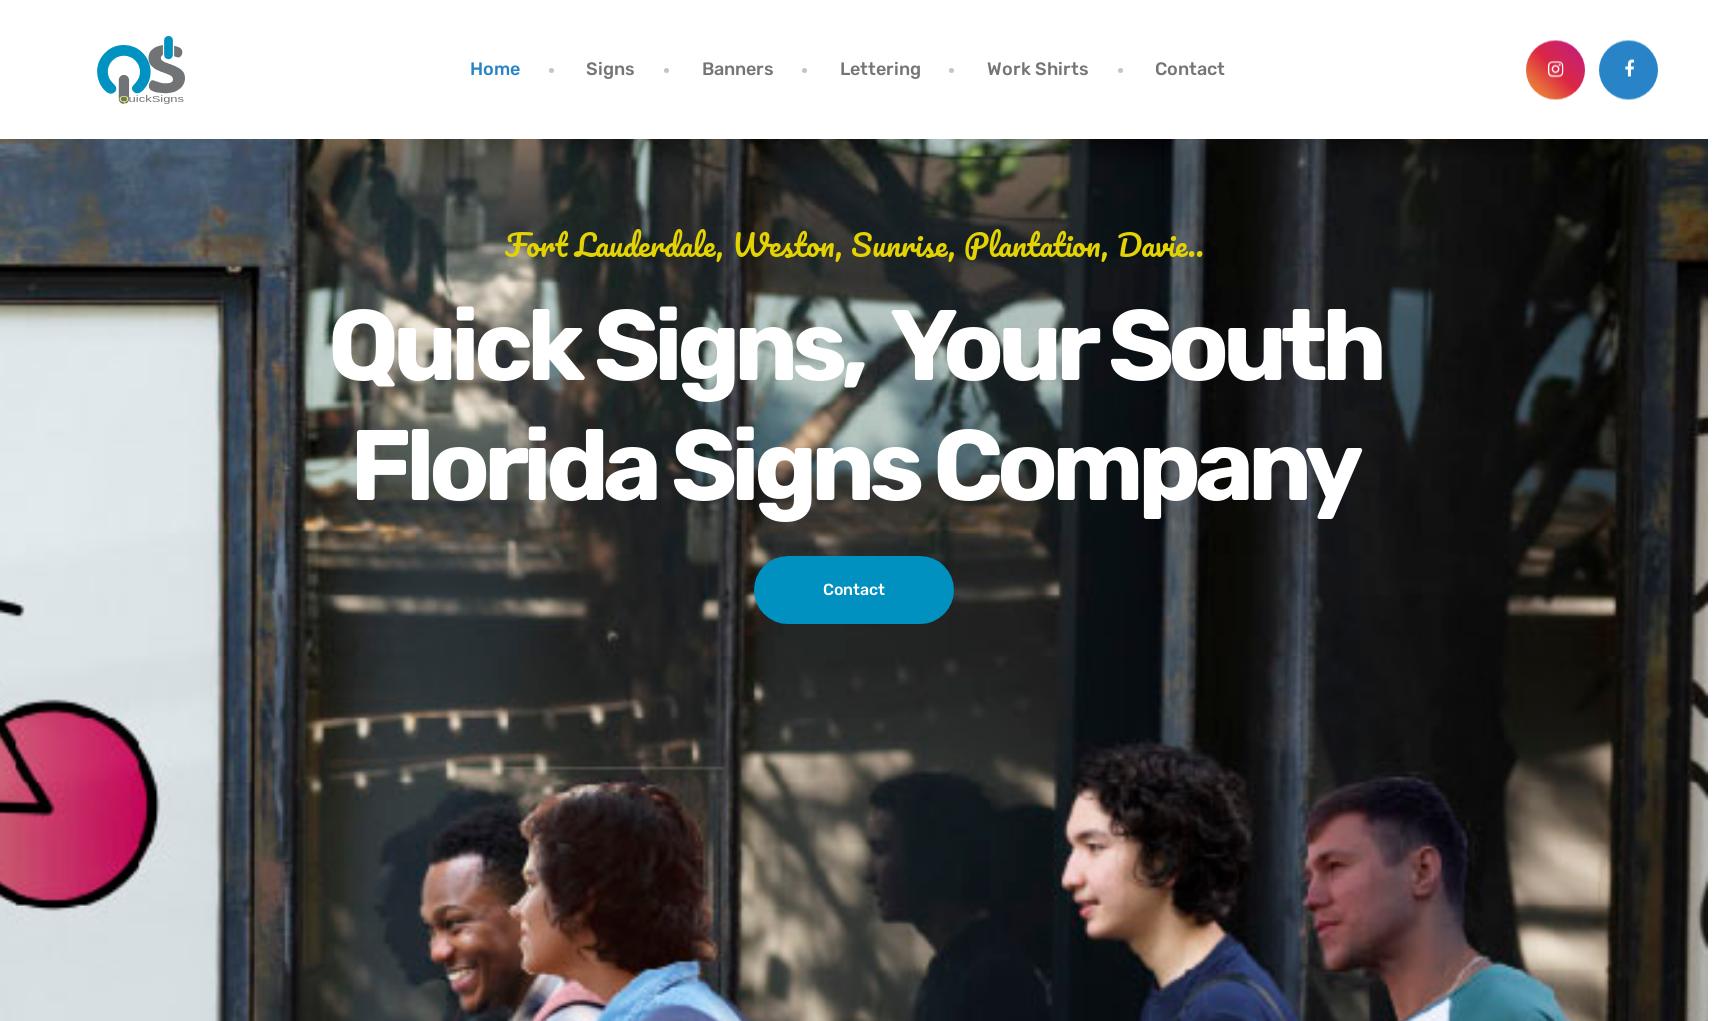  Describe the element at coordinates (828, 383) in the screenshot. I see `'Acrylic Signs'` at that location.